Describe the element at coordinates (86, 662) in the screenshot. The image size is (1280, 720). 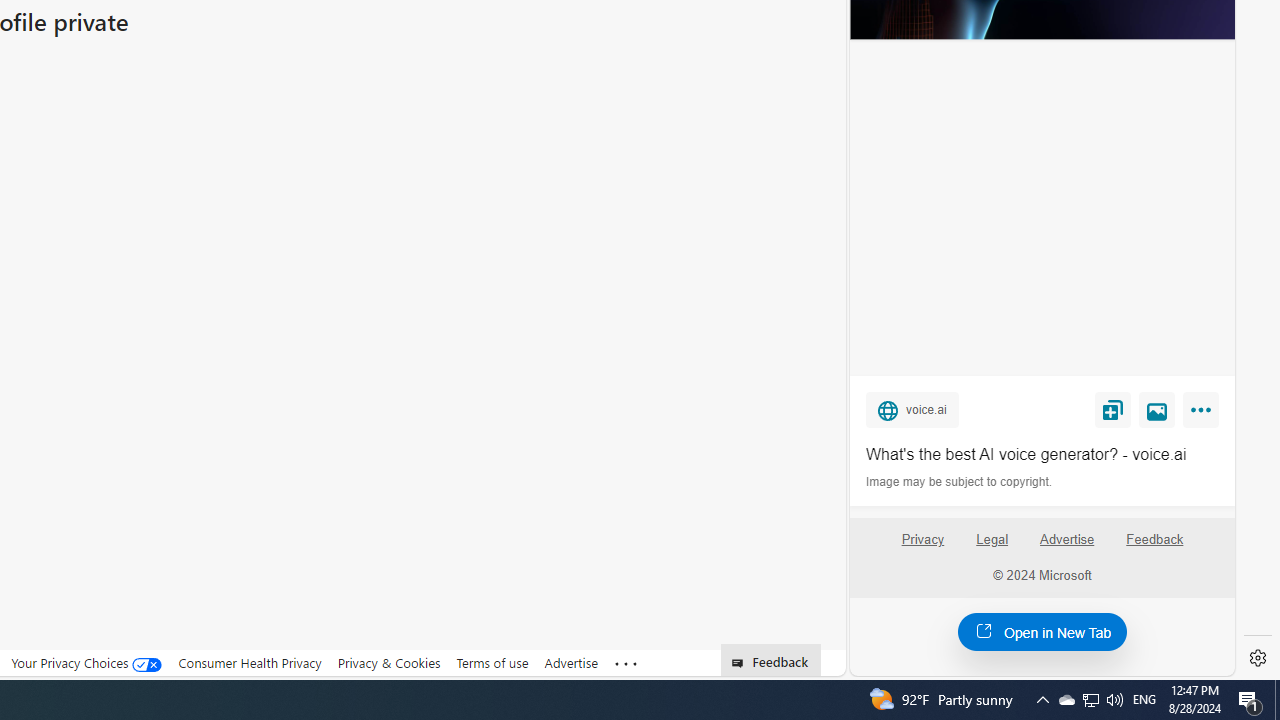
I see `'Your Privacy Choices'` at that location.